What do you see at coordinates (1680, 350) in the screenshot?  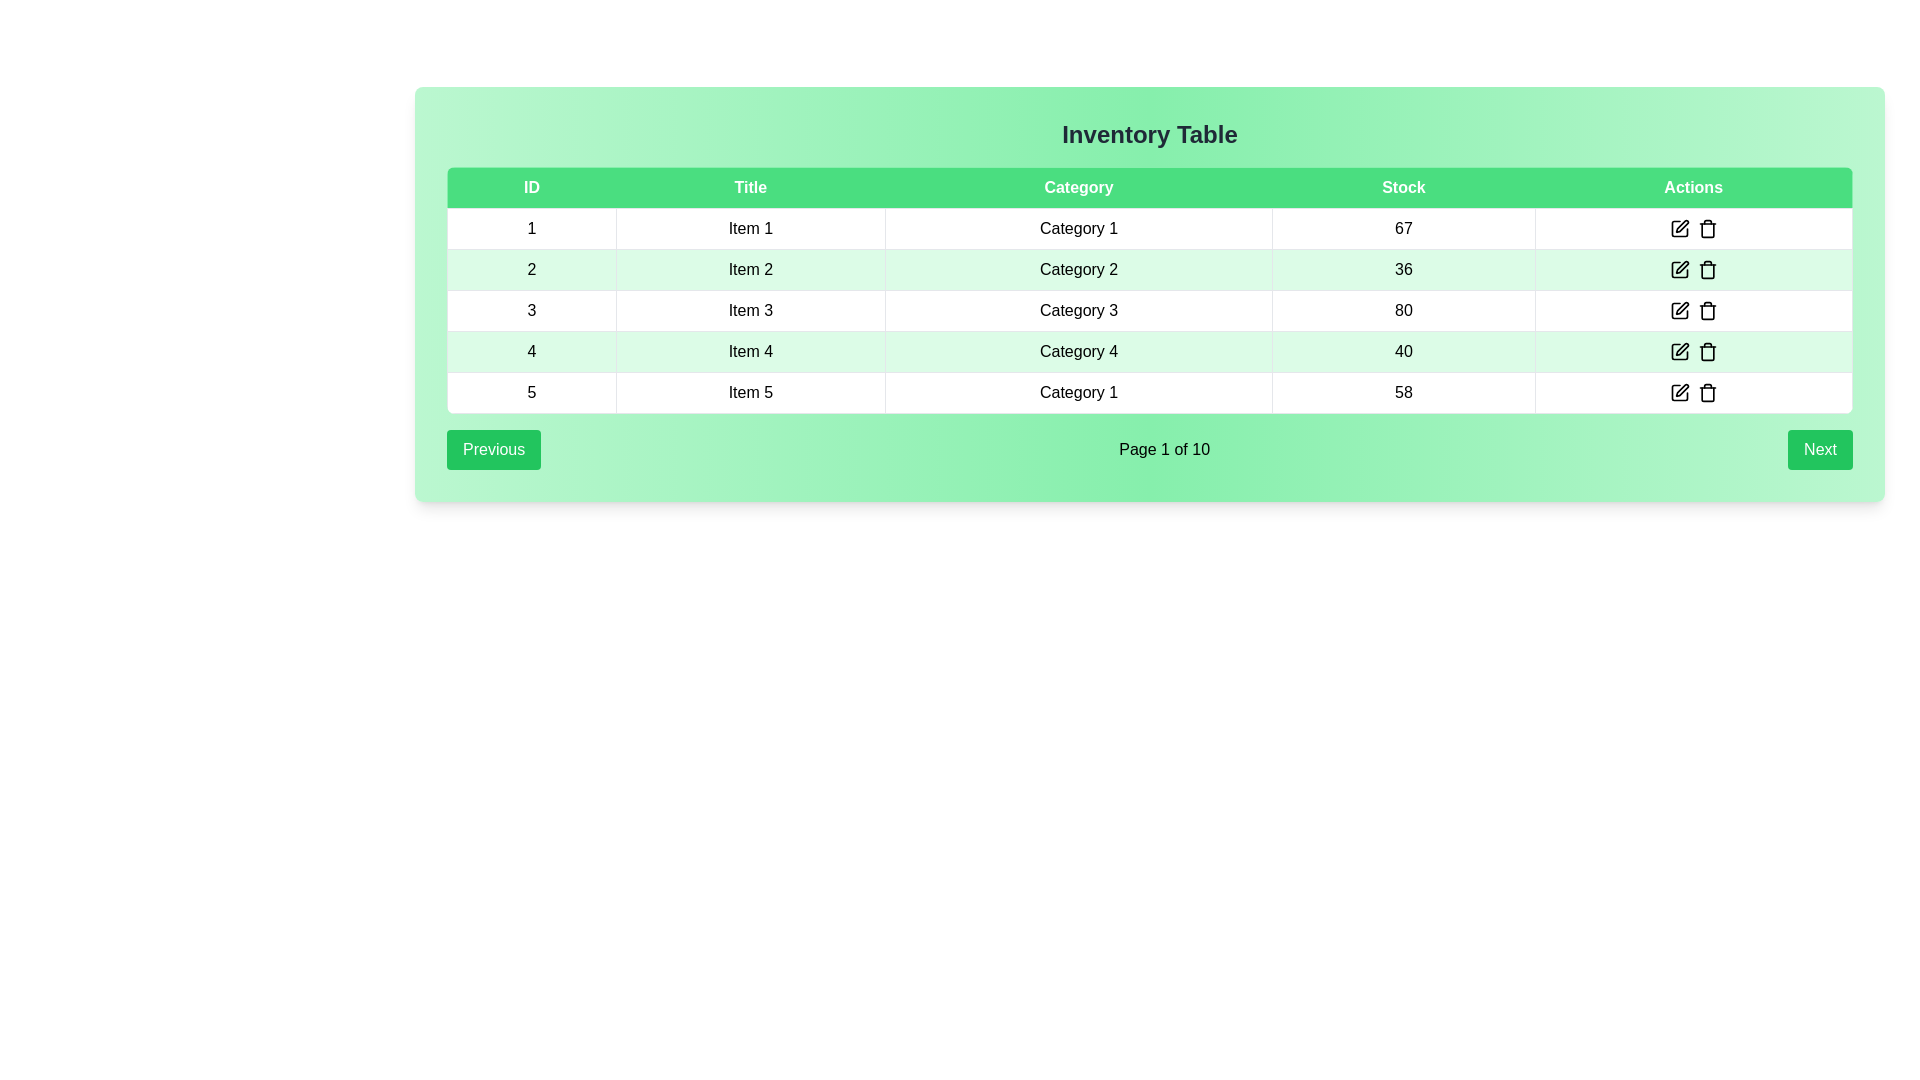 I see `the first icon in the 'Actions' column of the fourth row of the table` at bounding box center [1680, 350].